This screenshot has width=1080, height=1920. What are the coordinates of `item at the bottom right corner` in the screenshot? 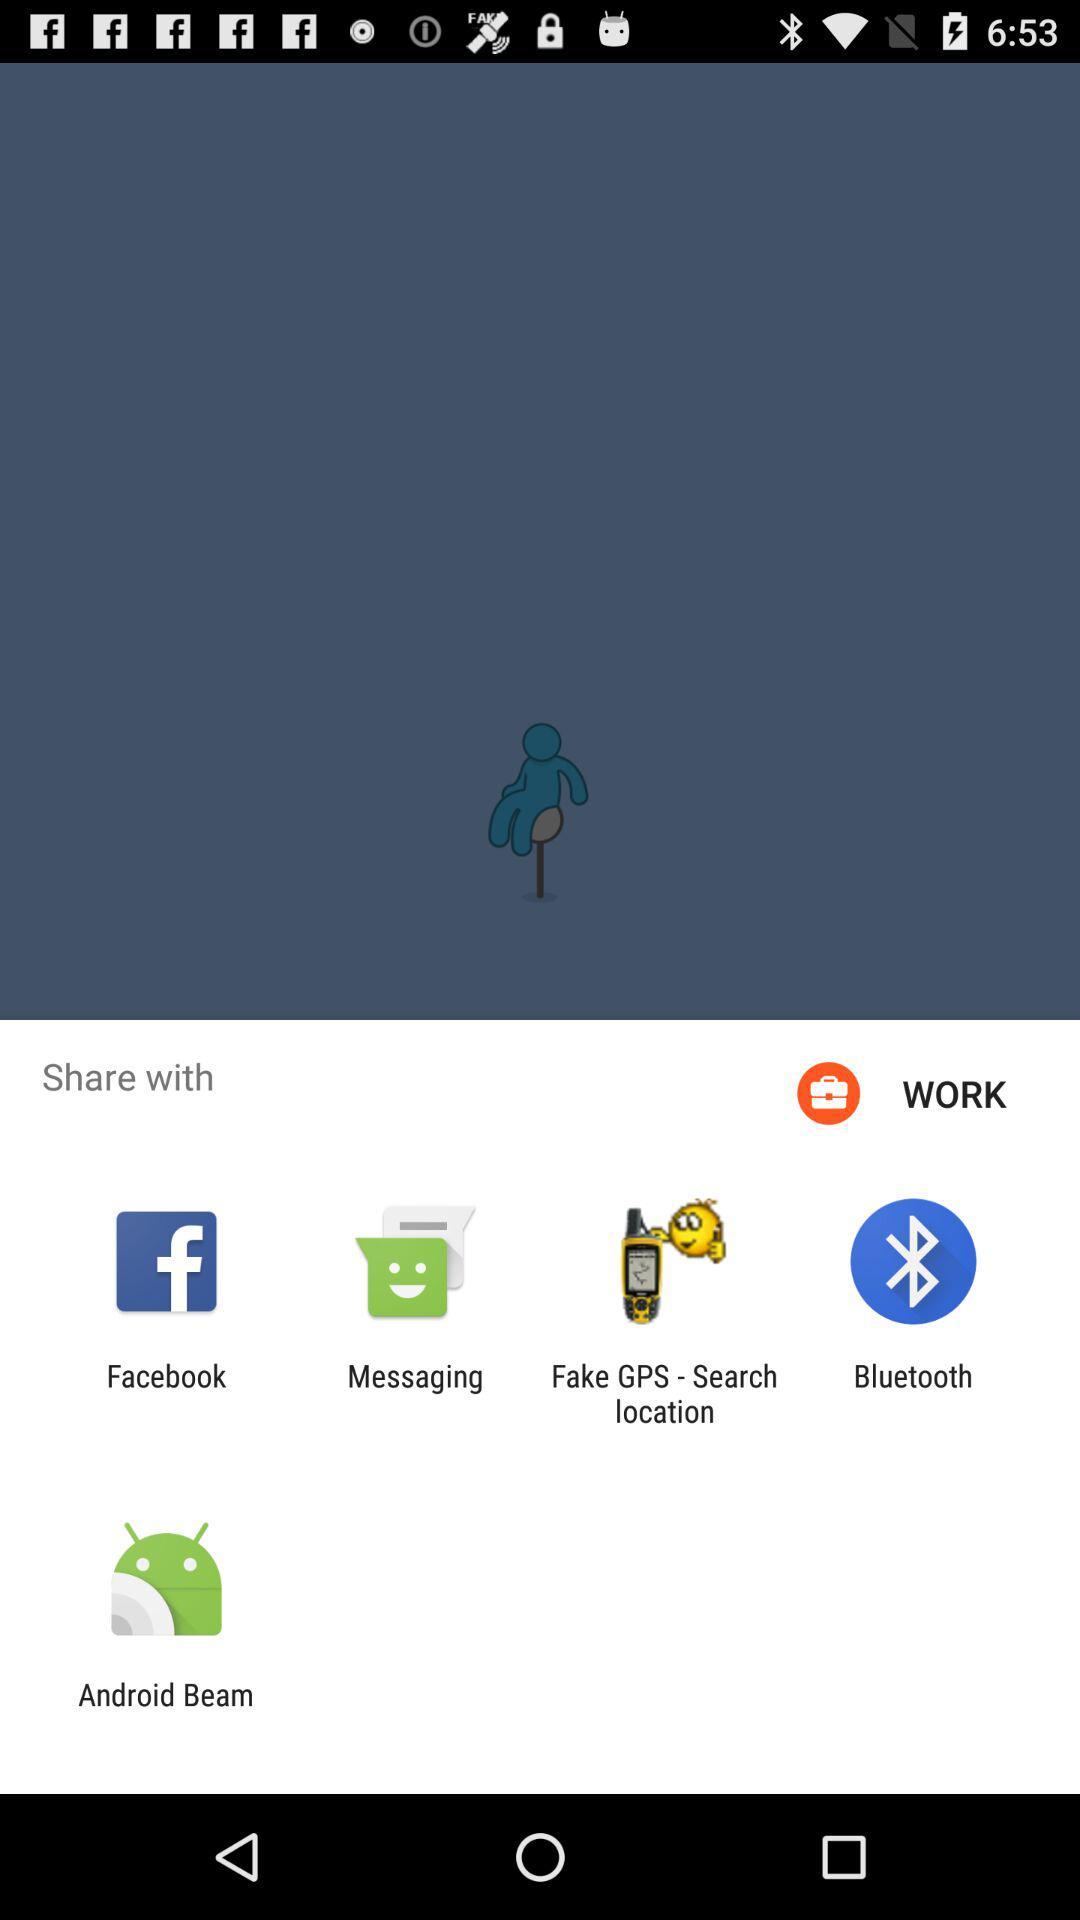 It's located at (913, 1392).